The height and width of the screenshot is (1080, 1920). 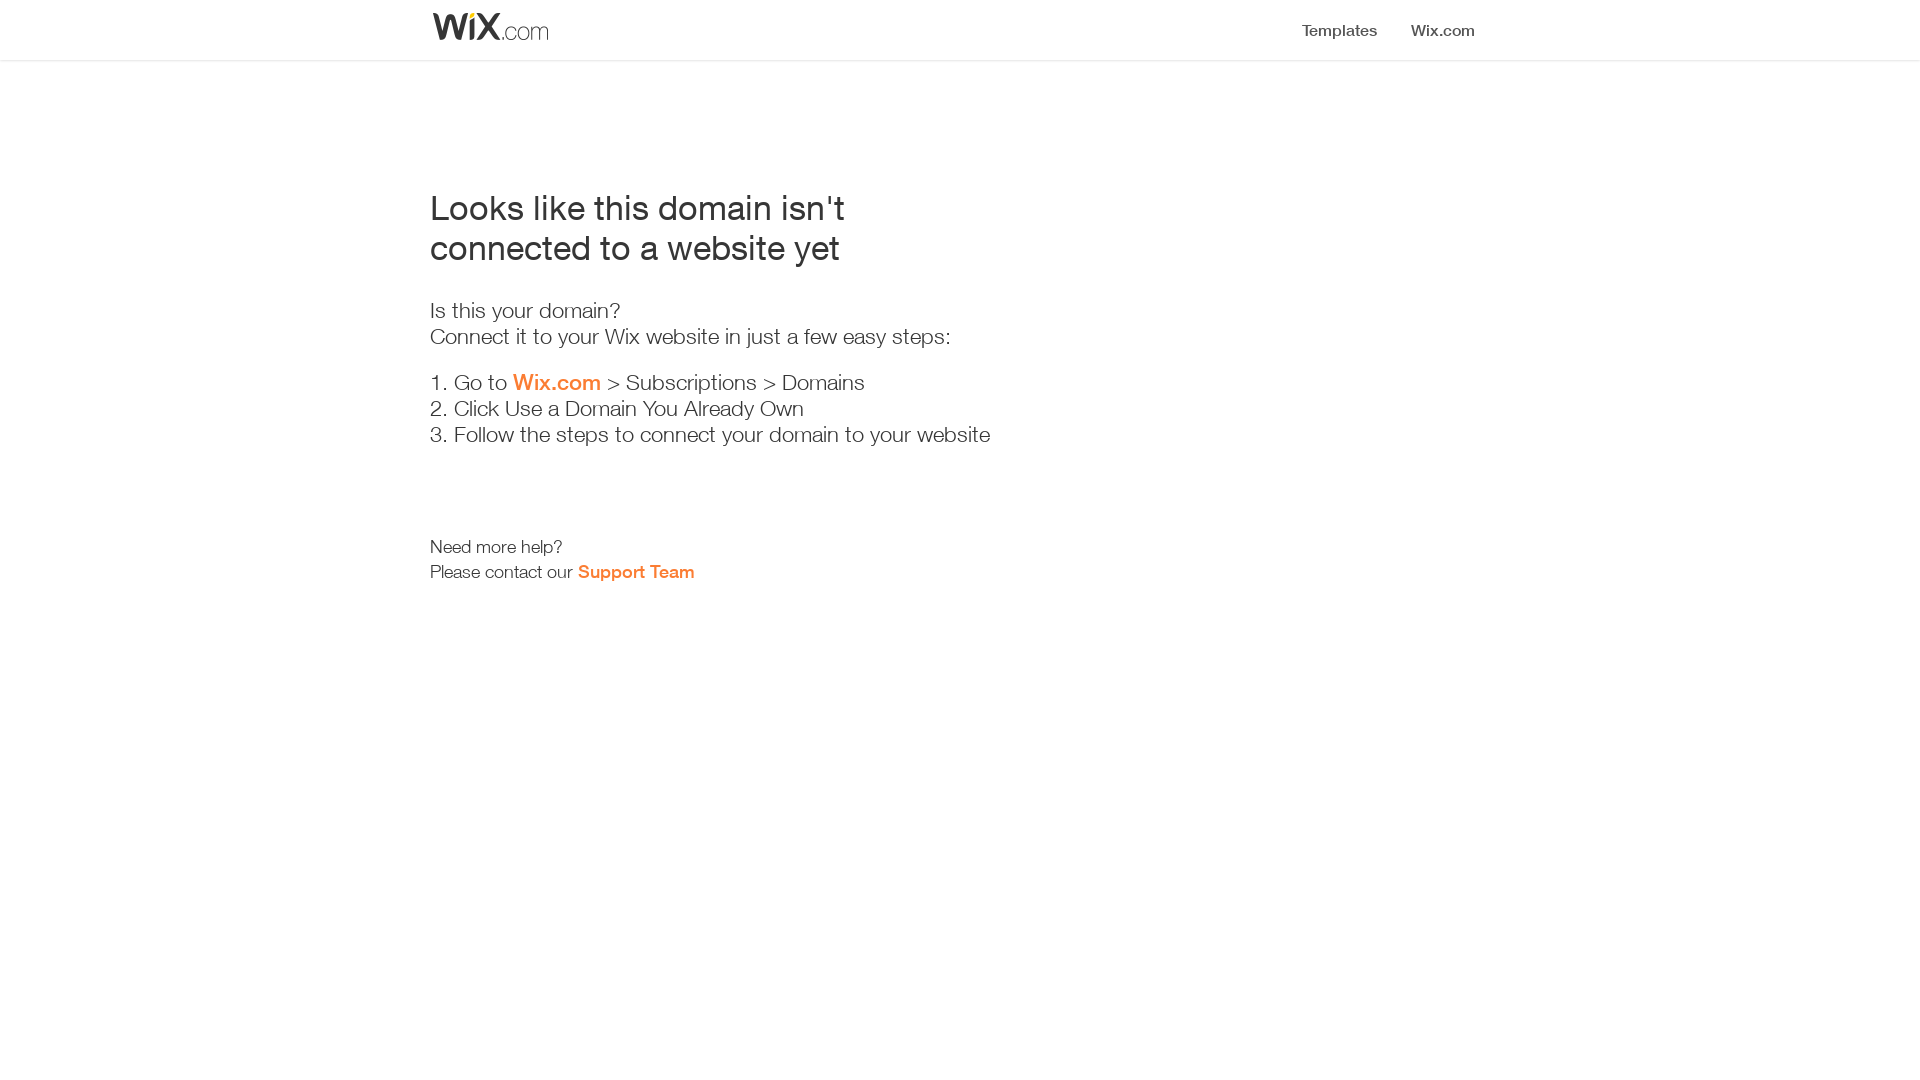 I want to click on 'Wix.com', so click(x=556, y=381).